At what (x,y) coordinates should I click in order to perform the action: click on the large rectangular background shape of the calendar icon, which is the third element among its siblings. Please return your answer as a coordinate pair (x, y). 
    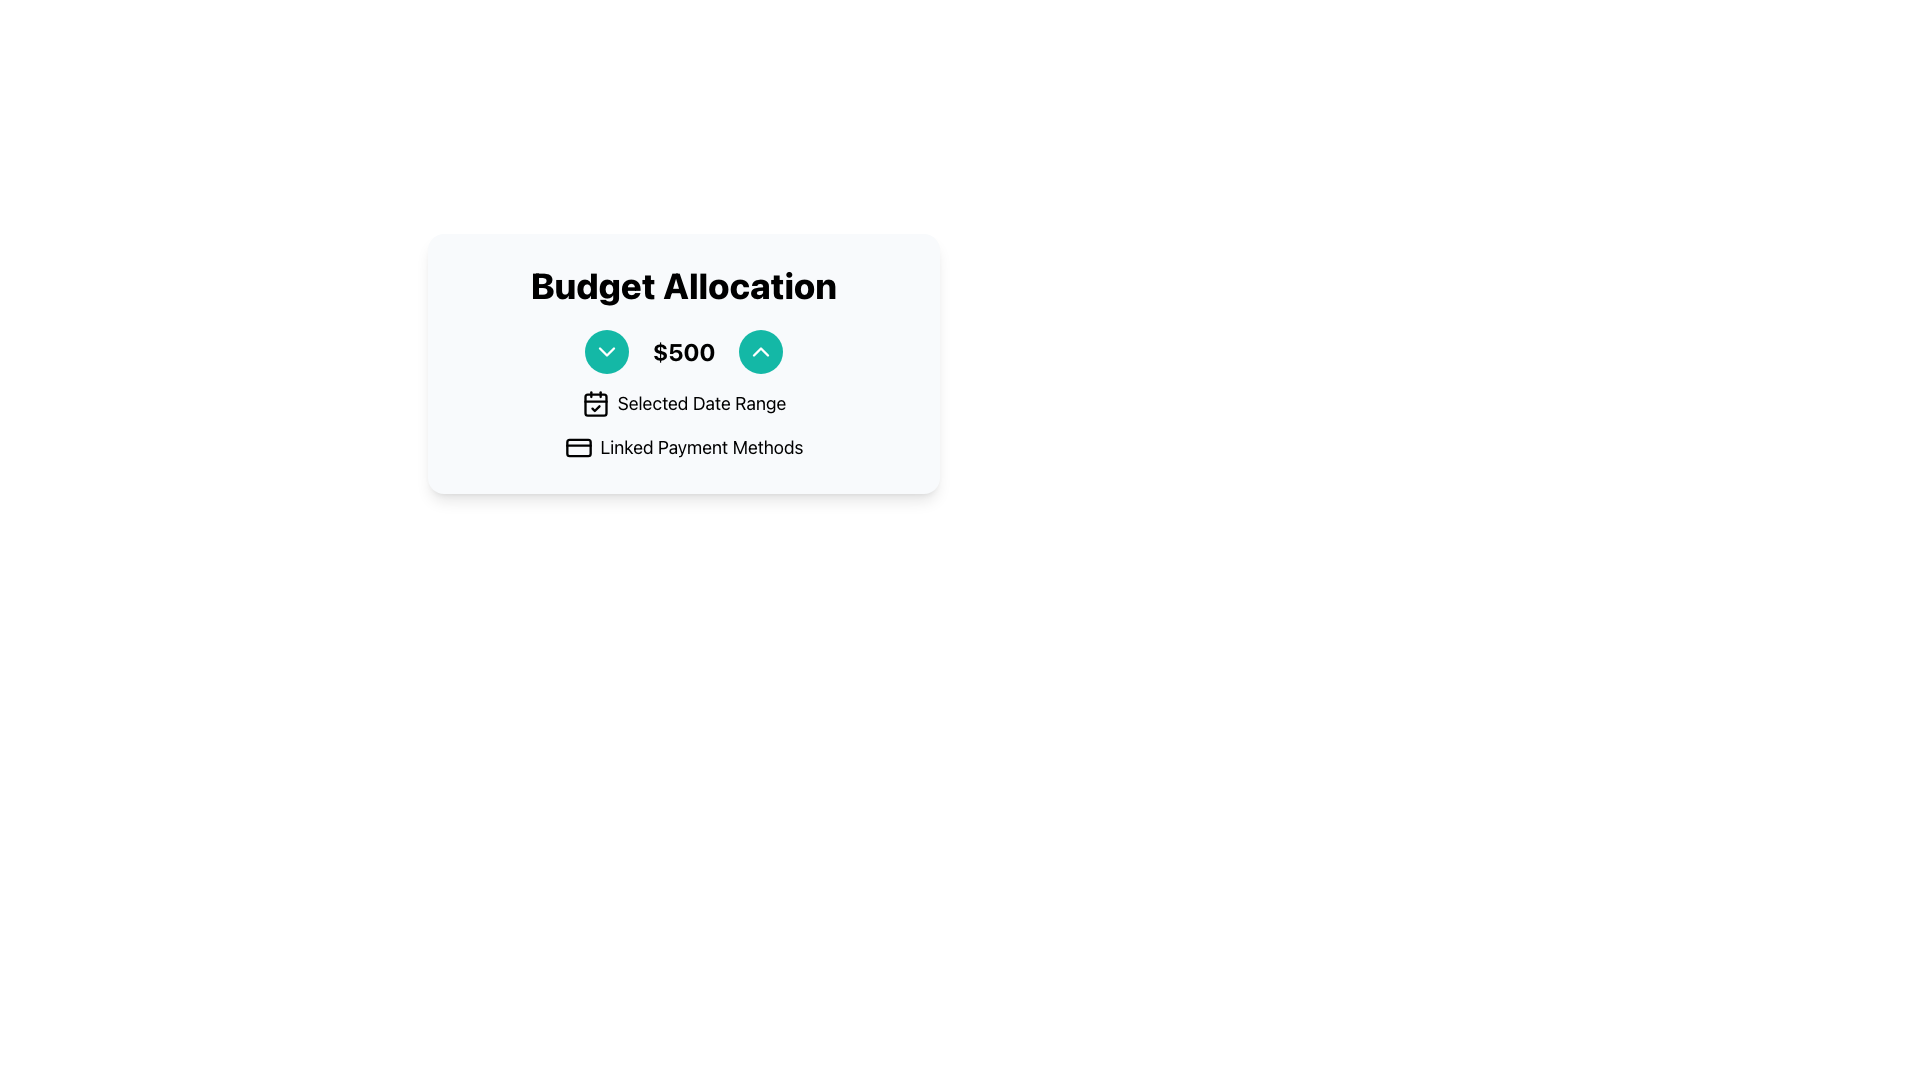
    Looking at the image, I should click on (594, 405).